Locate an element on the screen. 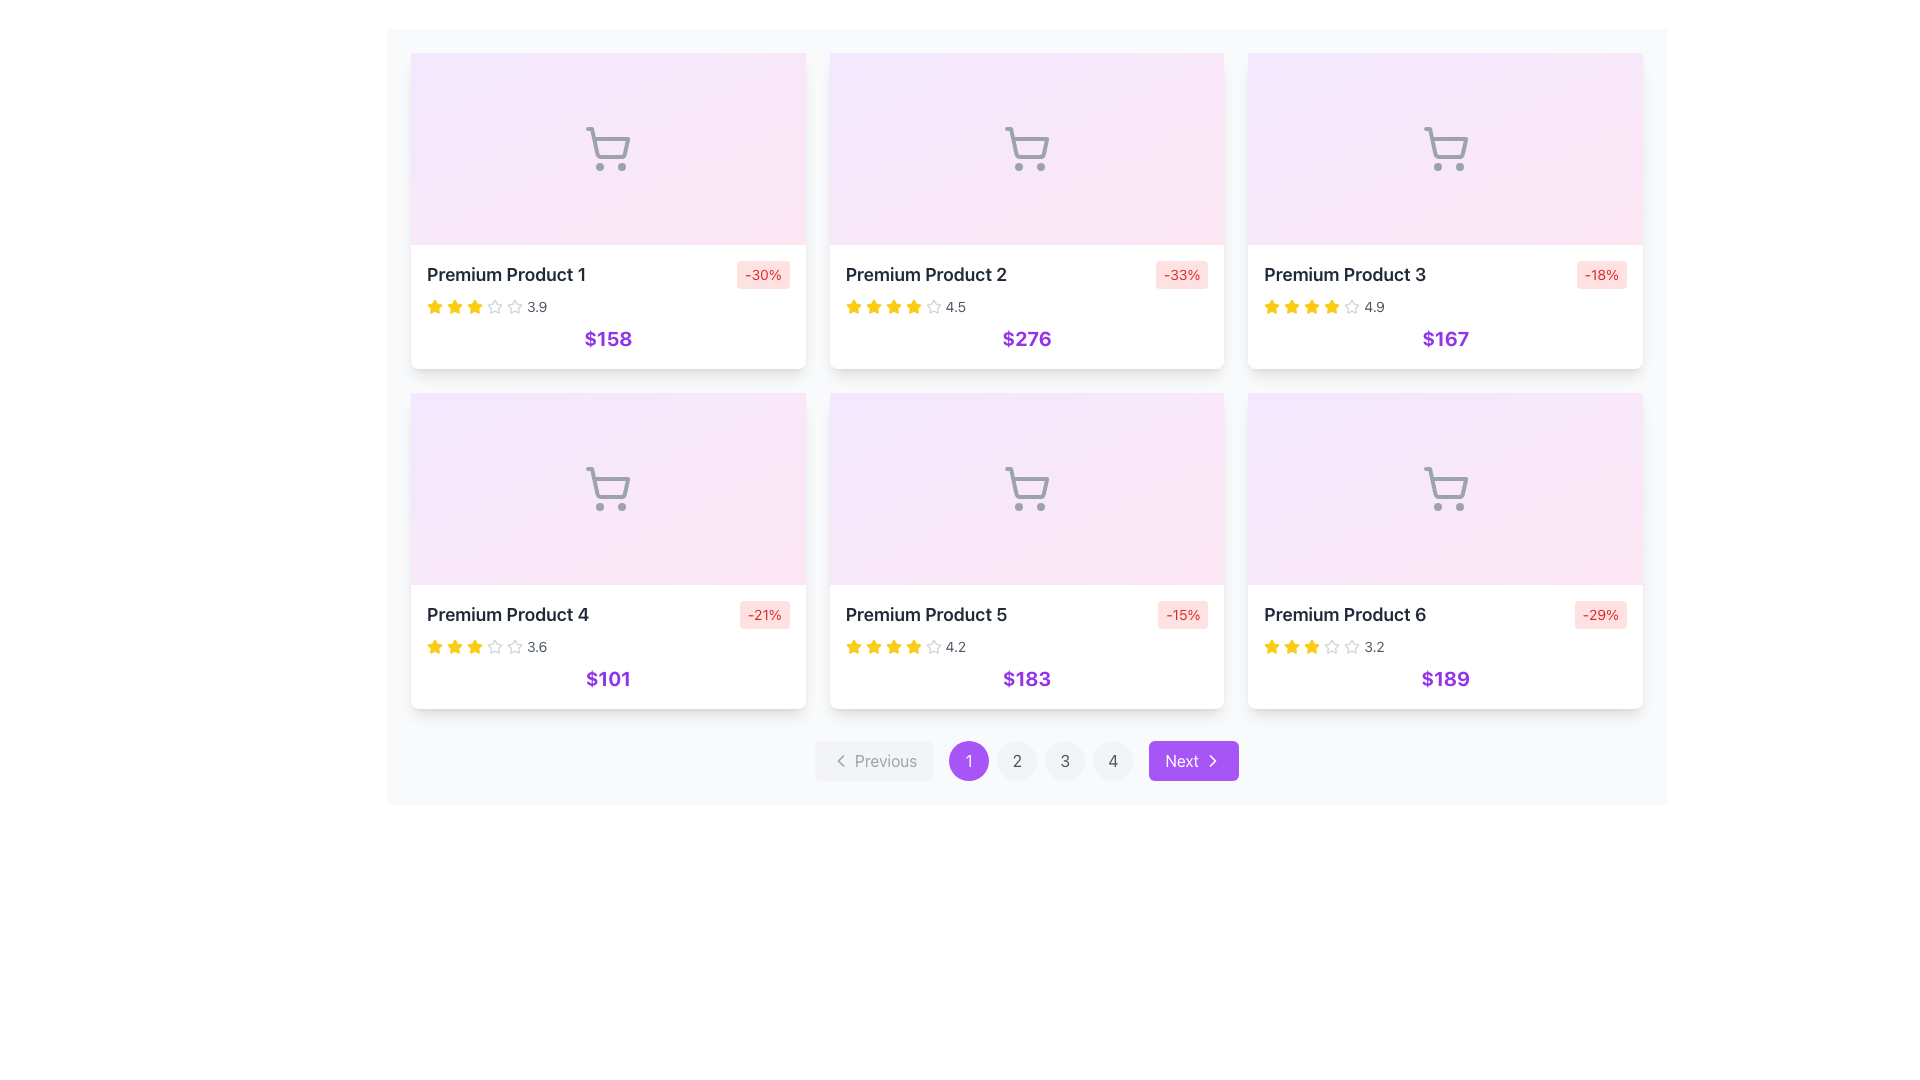 The width and height of the screenshot is (1920, 1080). the unfilled gray star icon, which is the second unfilled star in the rating display located below 'Premium Product 6' and above the price of '$189' on the bottom-right card in the grid is located at coordinates (1352, 647).